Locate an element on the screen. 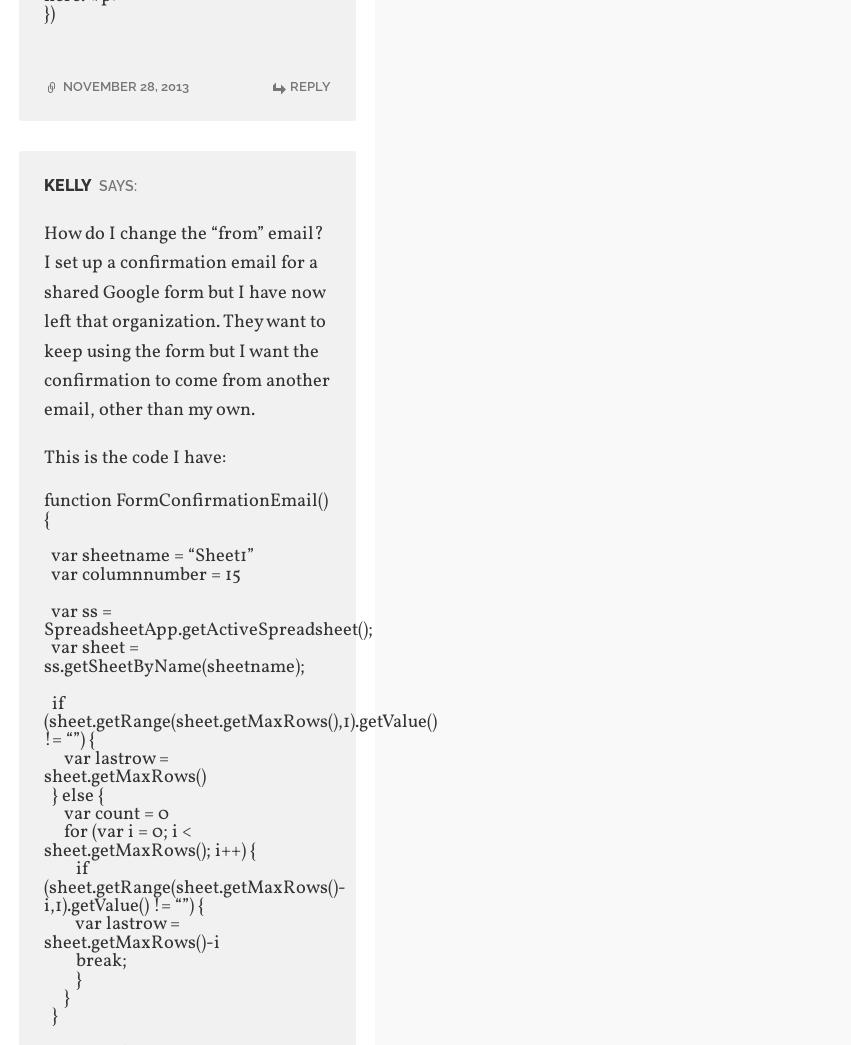  'var lastrow = sheet.getMaxRows()-i' is located at coordinates (130, 931).